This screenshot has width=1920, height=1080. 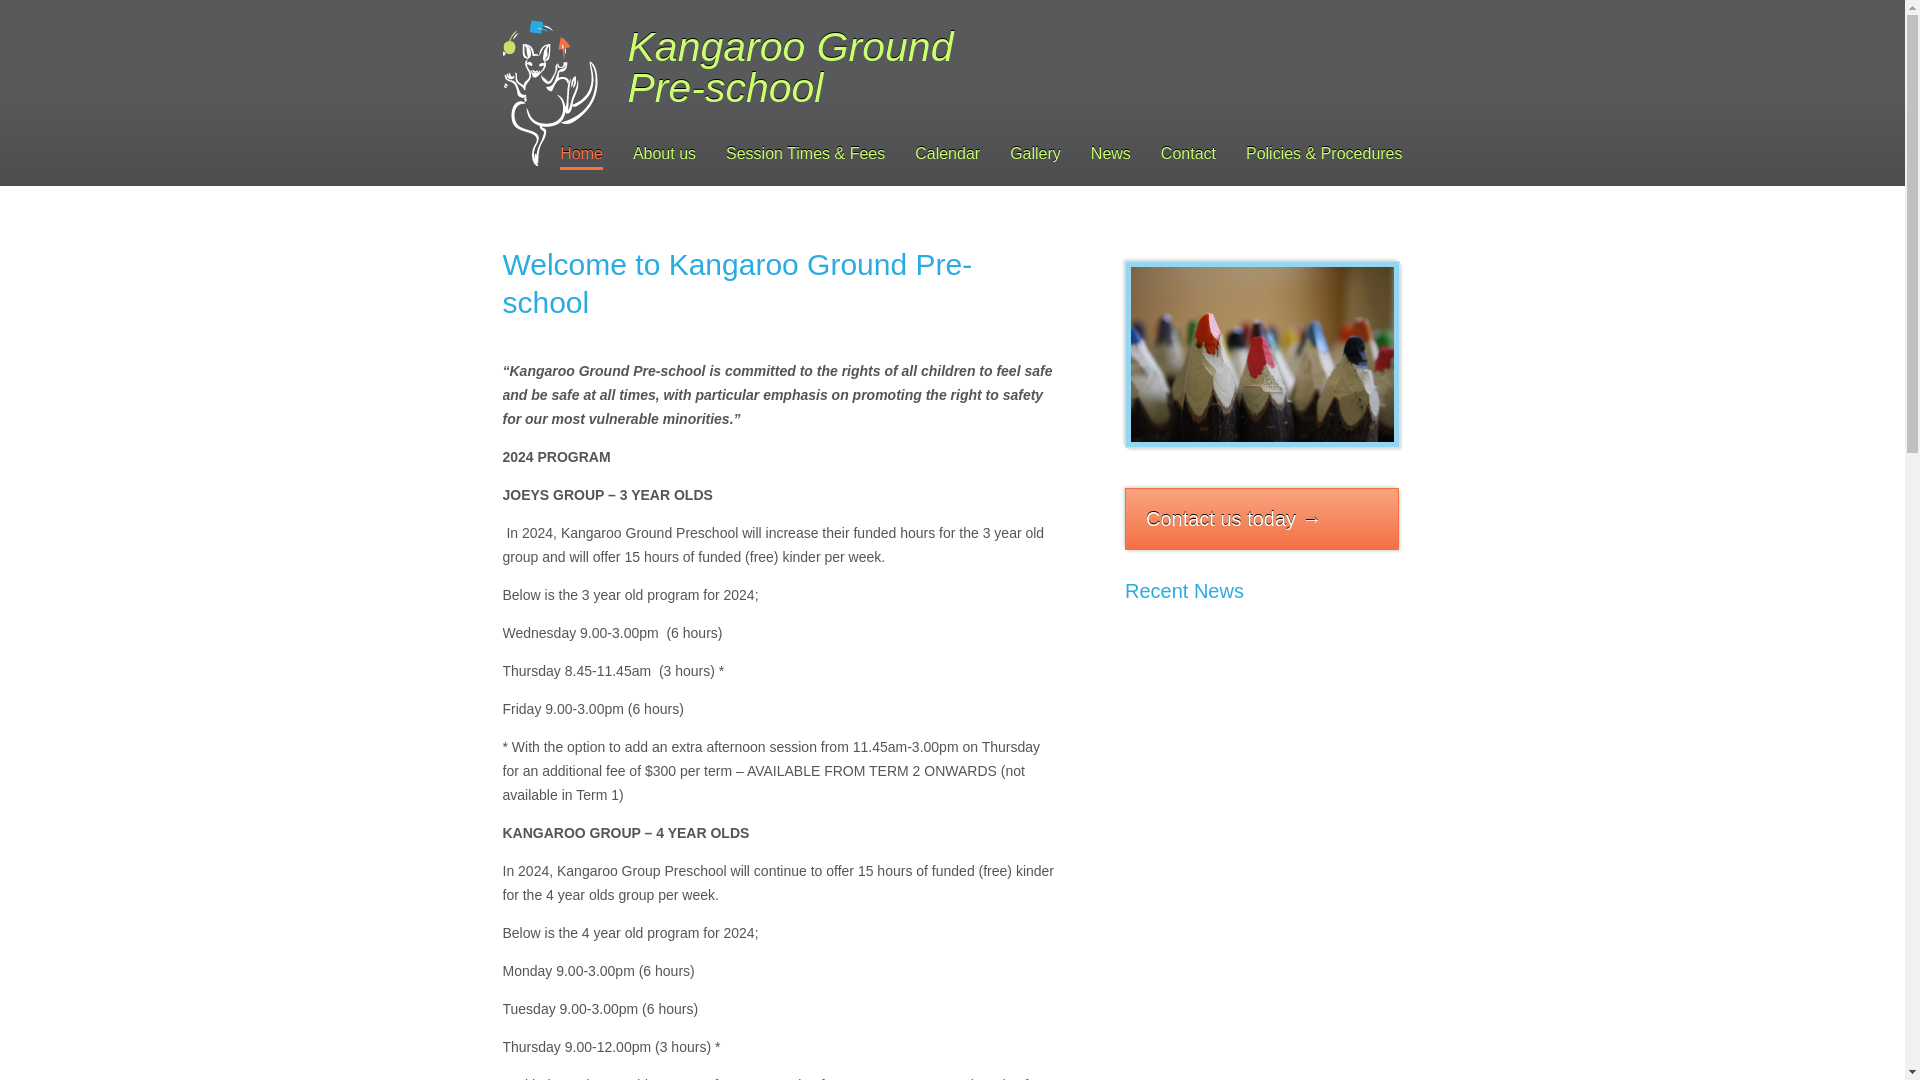 What do you see at coordinates (1245, 154) in the screenshot?
I see `'Policies & Procedures'` at bounding box center [1245, 154].